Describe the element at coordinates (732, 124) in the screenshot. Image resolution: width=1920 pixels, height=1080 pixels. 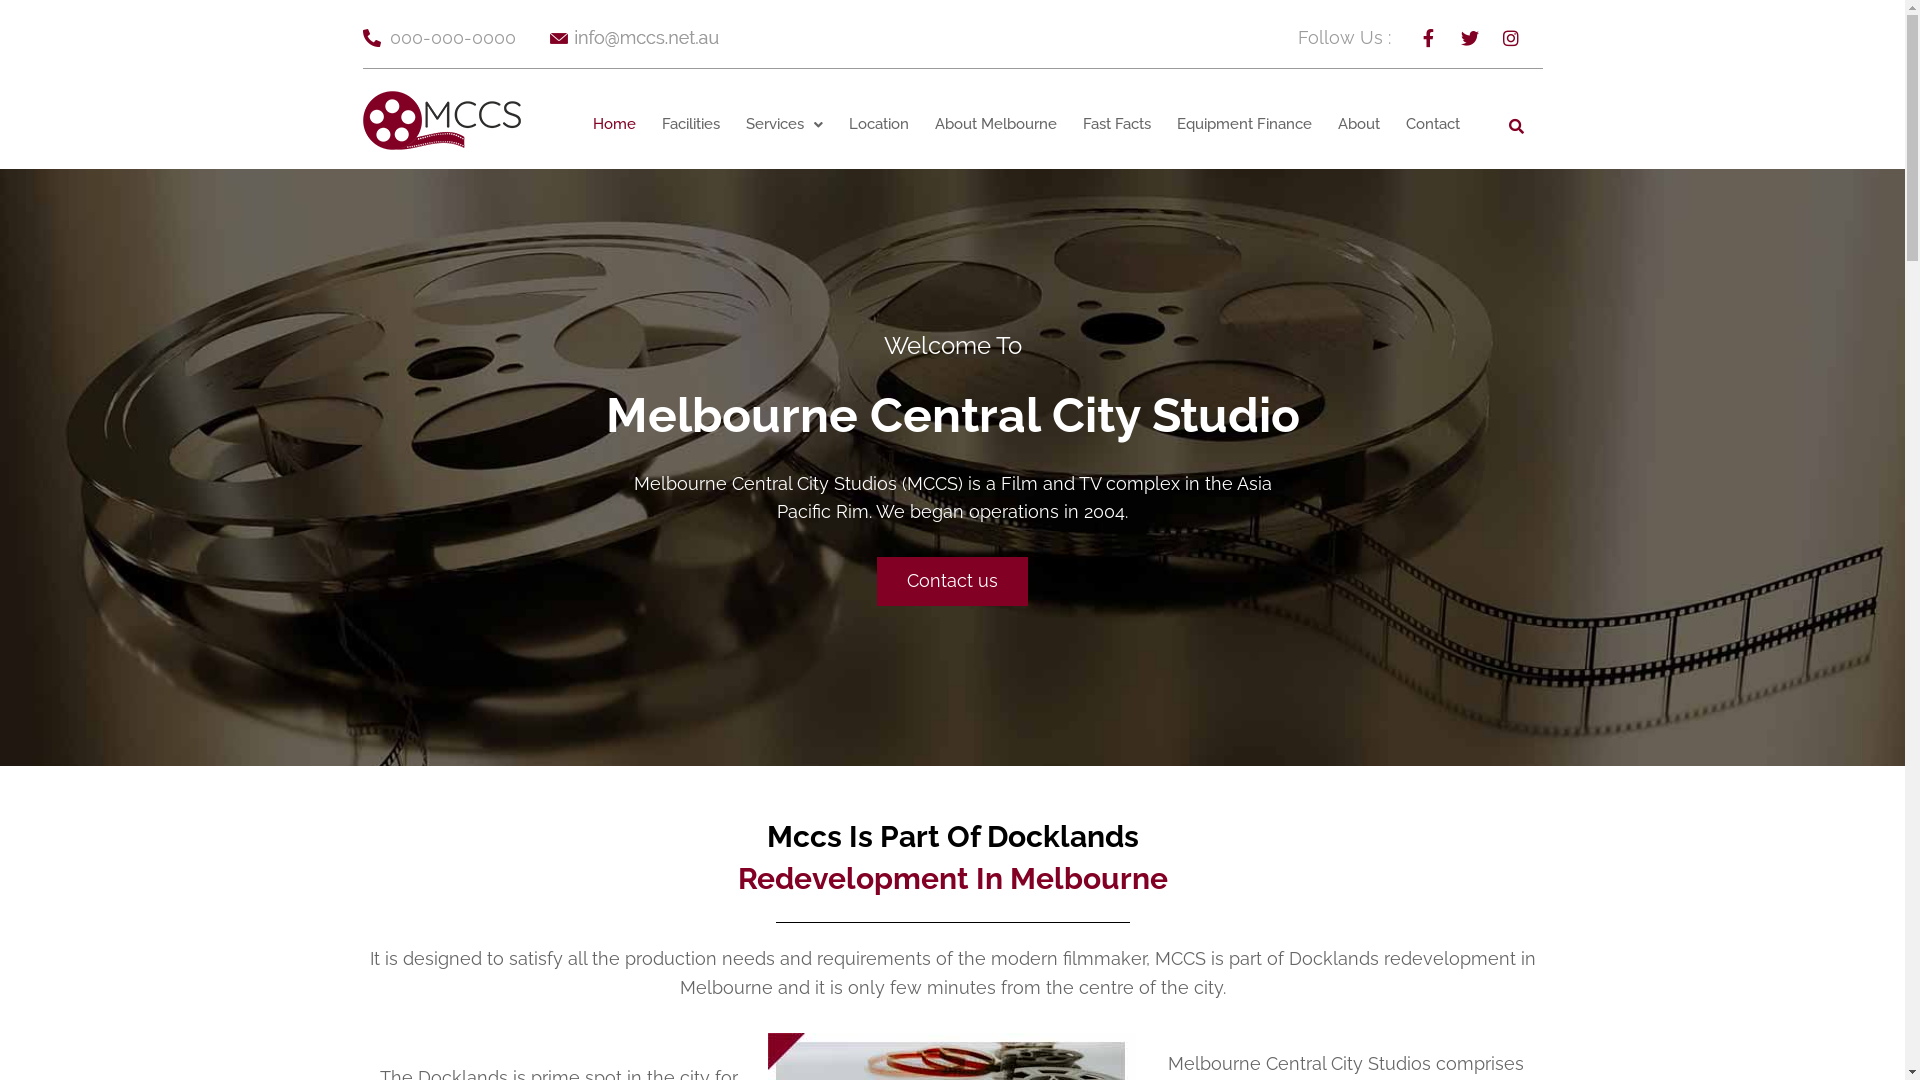
I see `'Services'` at that location.